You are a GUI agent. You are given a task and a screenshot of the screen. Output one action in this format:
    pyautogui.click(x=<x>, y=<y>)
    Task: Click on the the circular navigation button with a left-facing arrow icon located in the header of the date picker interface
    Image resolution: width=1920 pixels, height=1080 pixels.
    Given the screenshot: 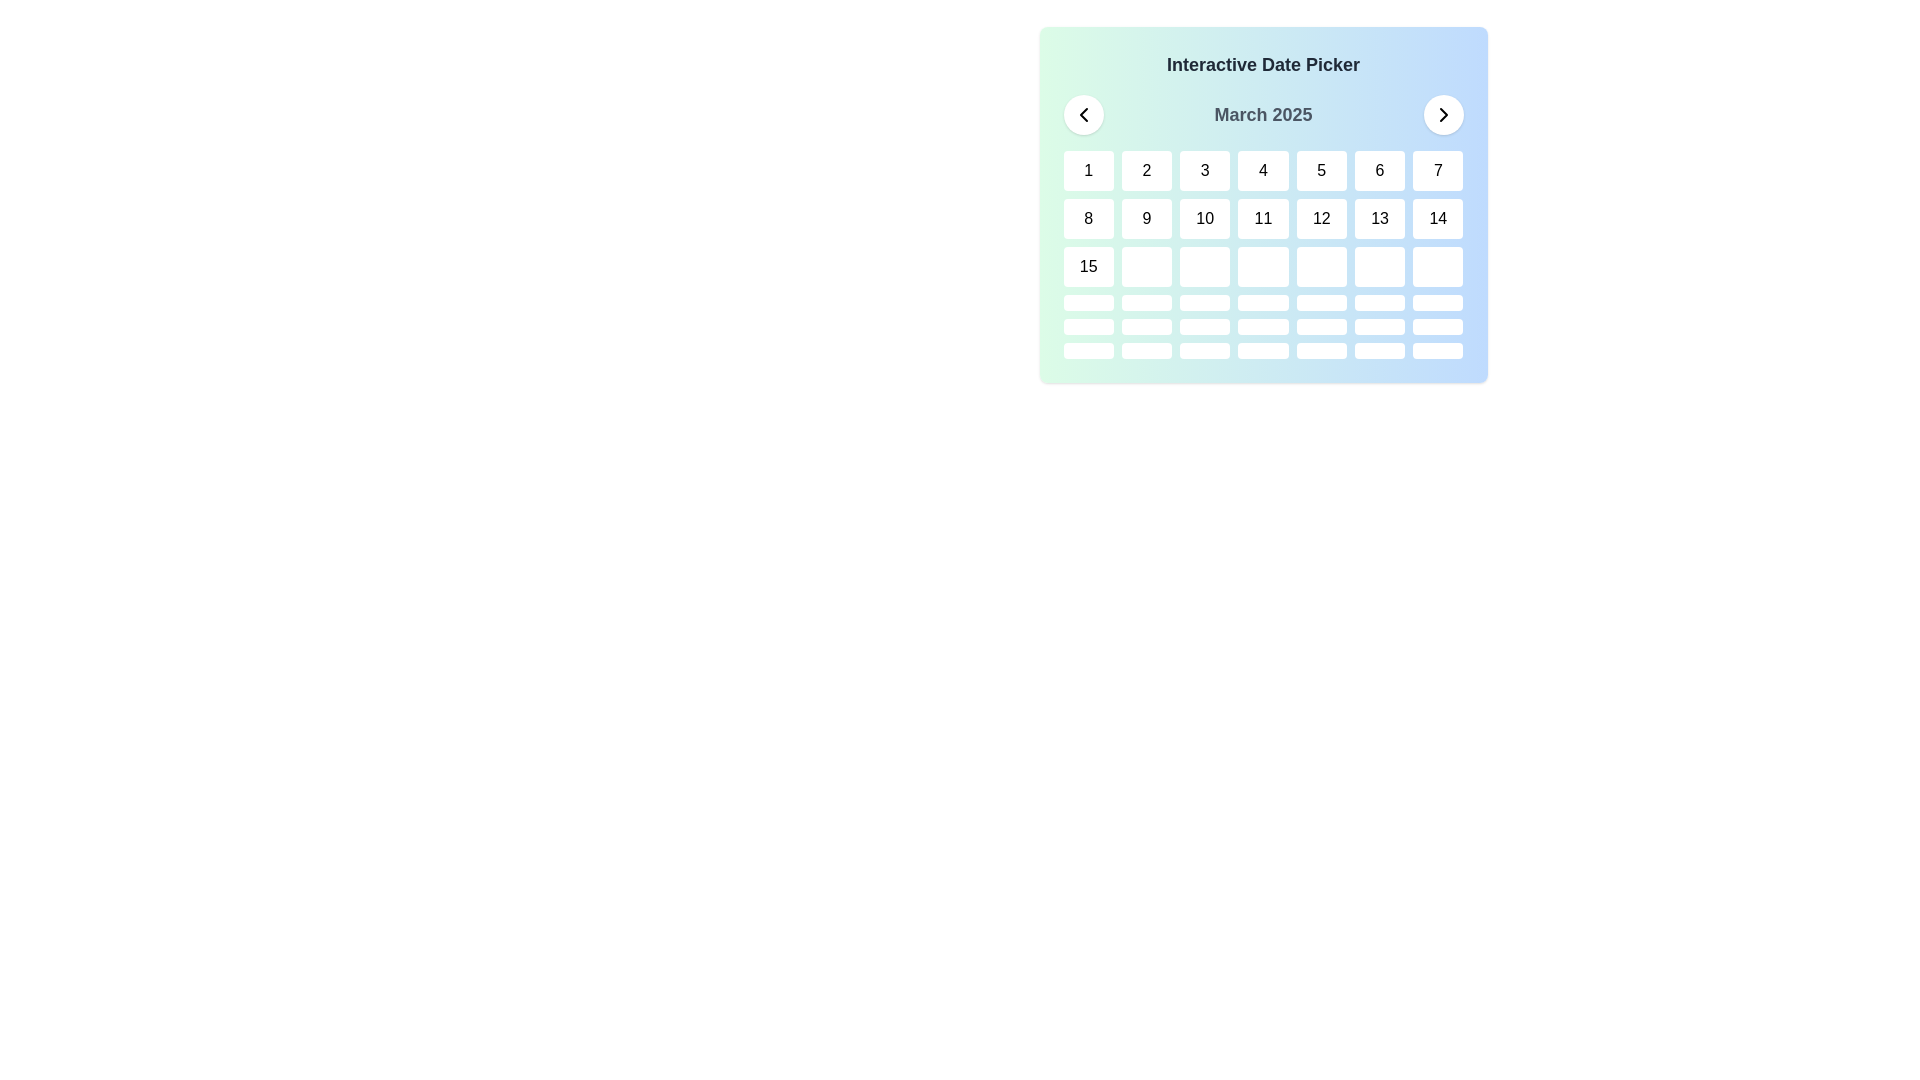 What is the action you would take?
    pyautogui.click(x=1082, y=115)
    